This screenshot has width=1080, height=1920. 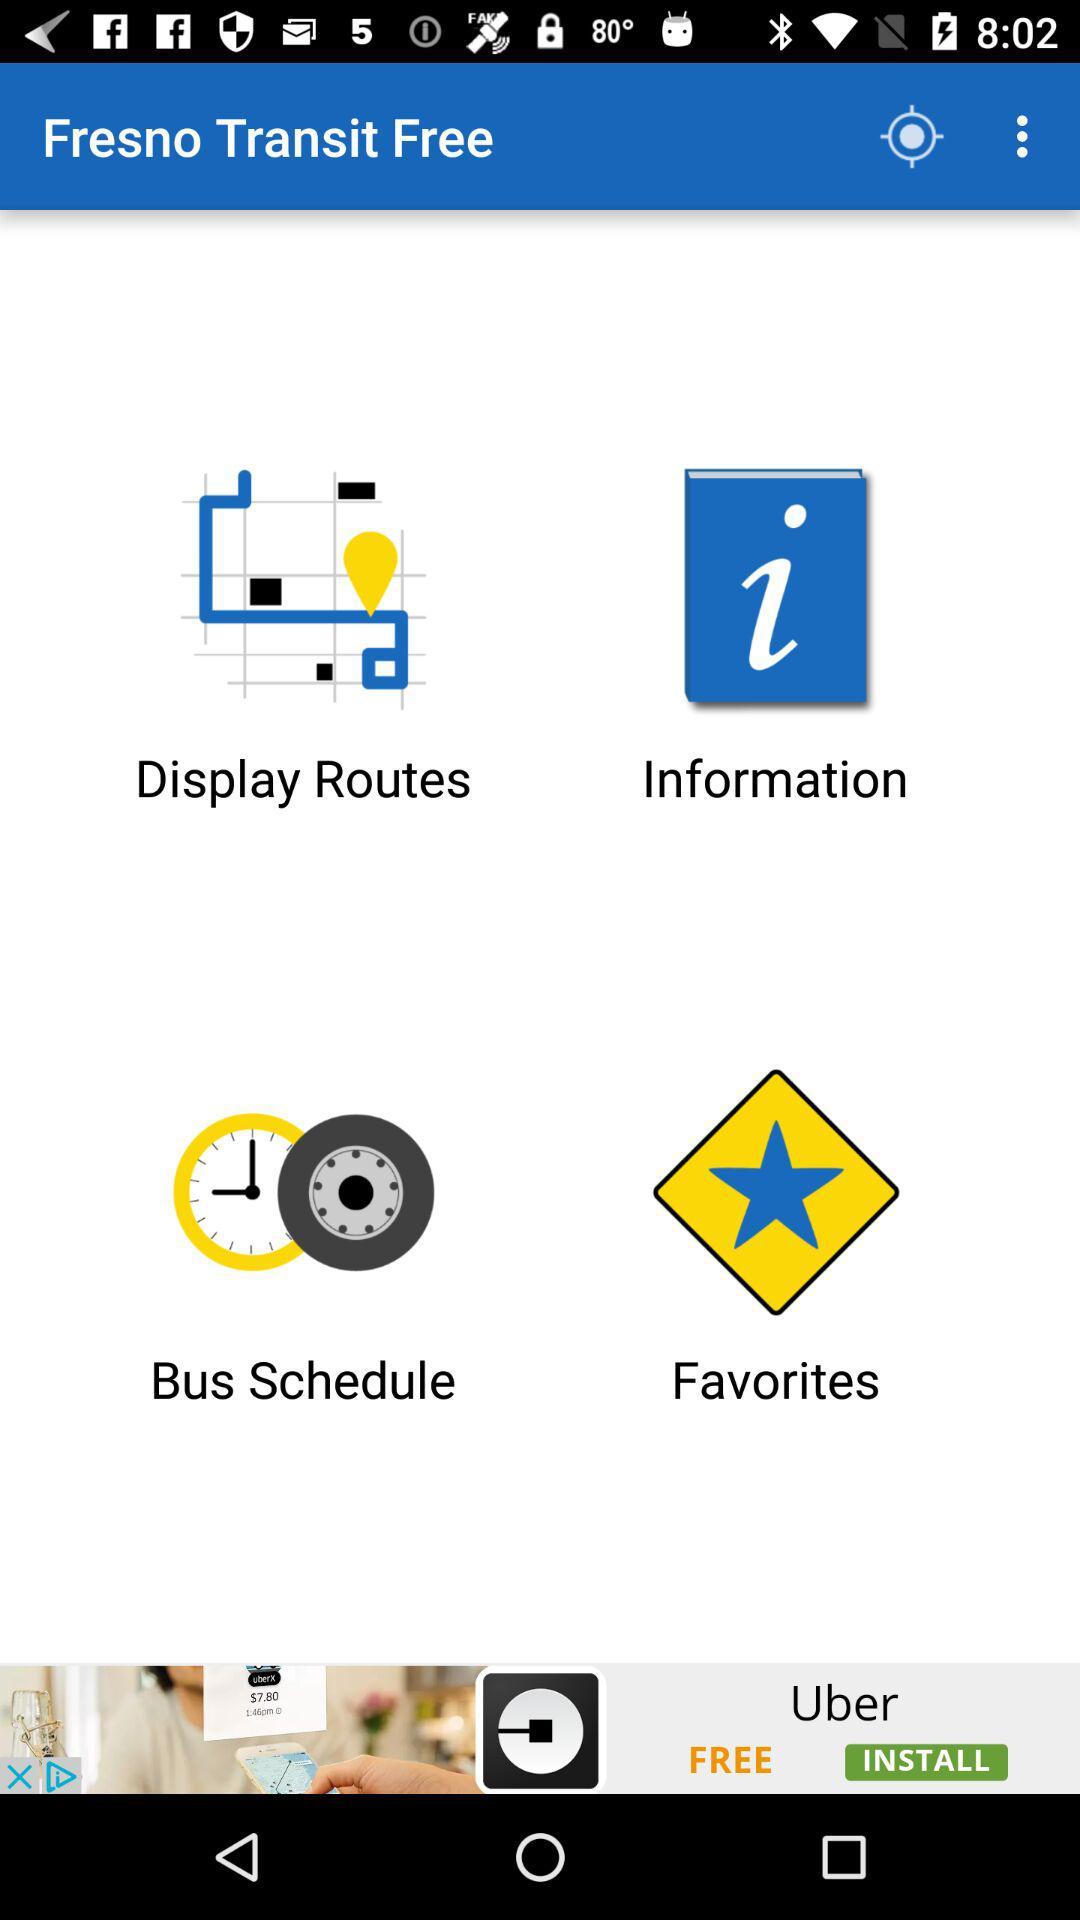 What do you see at coordinates (540, 1727) in the screenshot?
I see `sponsored advertisement` at bounding box center [540, 1727].